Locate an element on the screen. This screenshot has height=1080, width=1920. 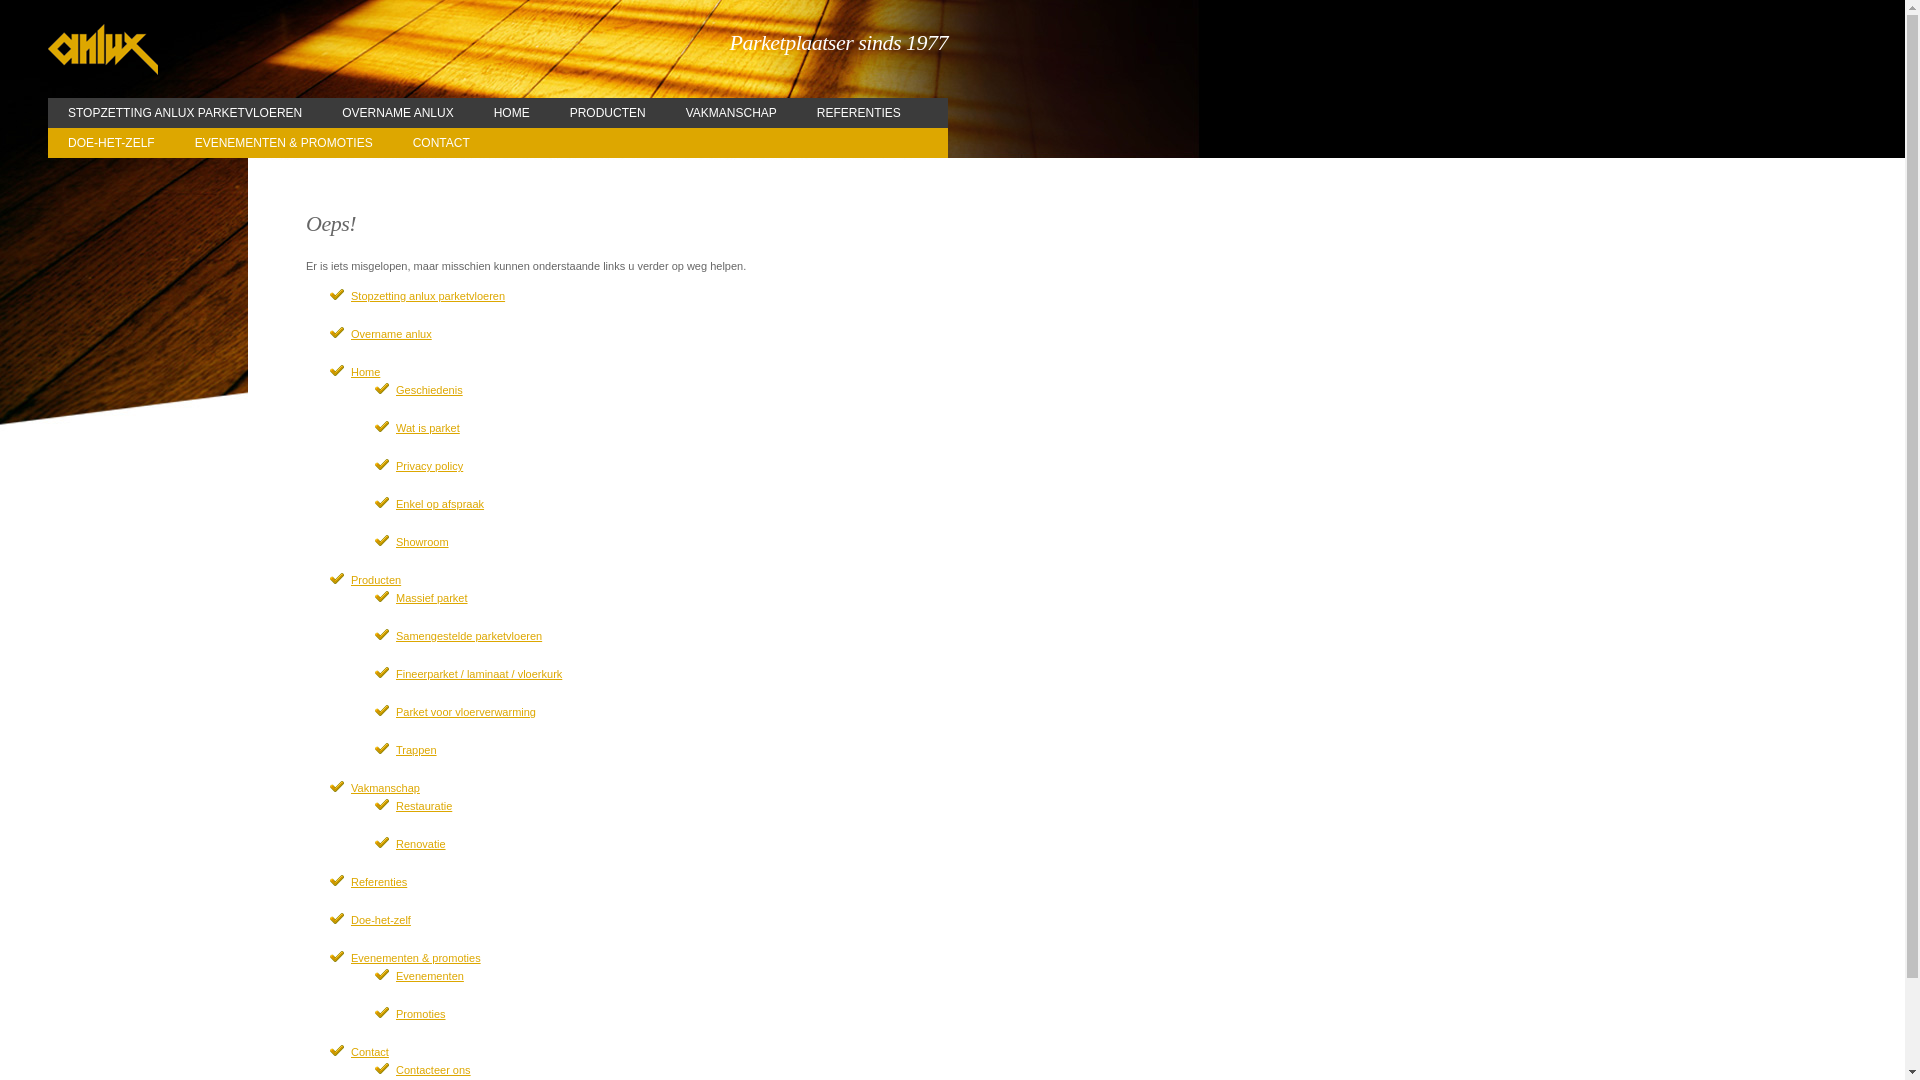
'Massief parket' is located at coordinates (431, 596).